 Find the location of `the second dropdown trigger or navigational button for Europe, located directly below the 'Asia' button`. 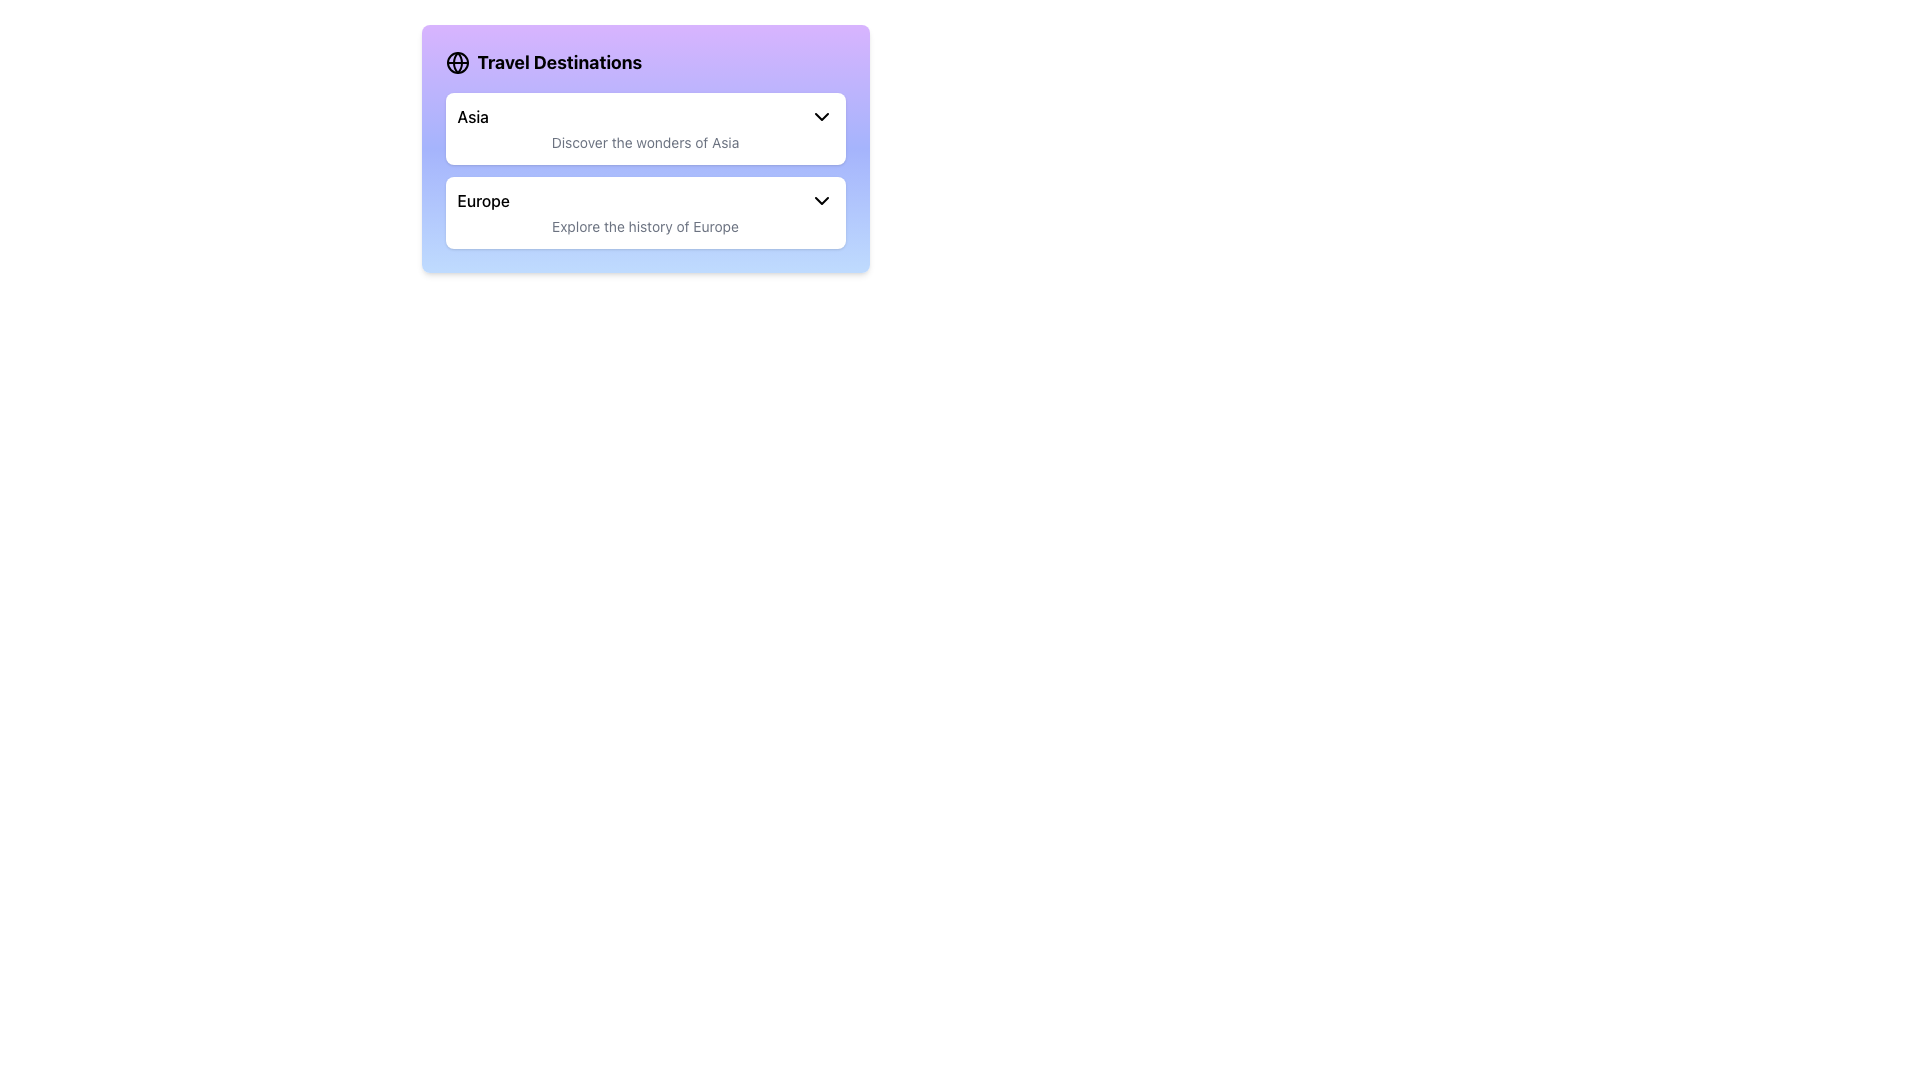

the second dropdown trigger or navigational button for Europe, located directly below the 'Asia' button is located at coordinates (645, 212).